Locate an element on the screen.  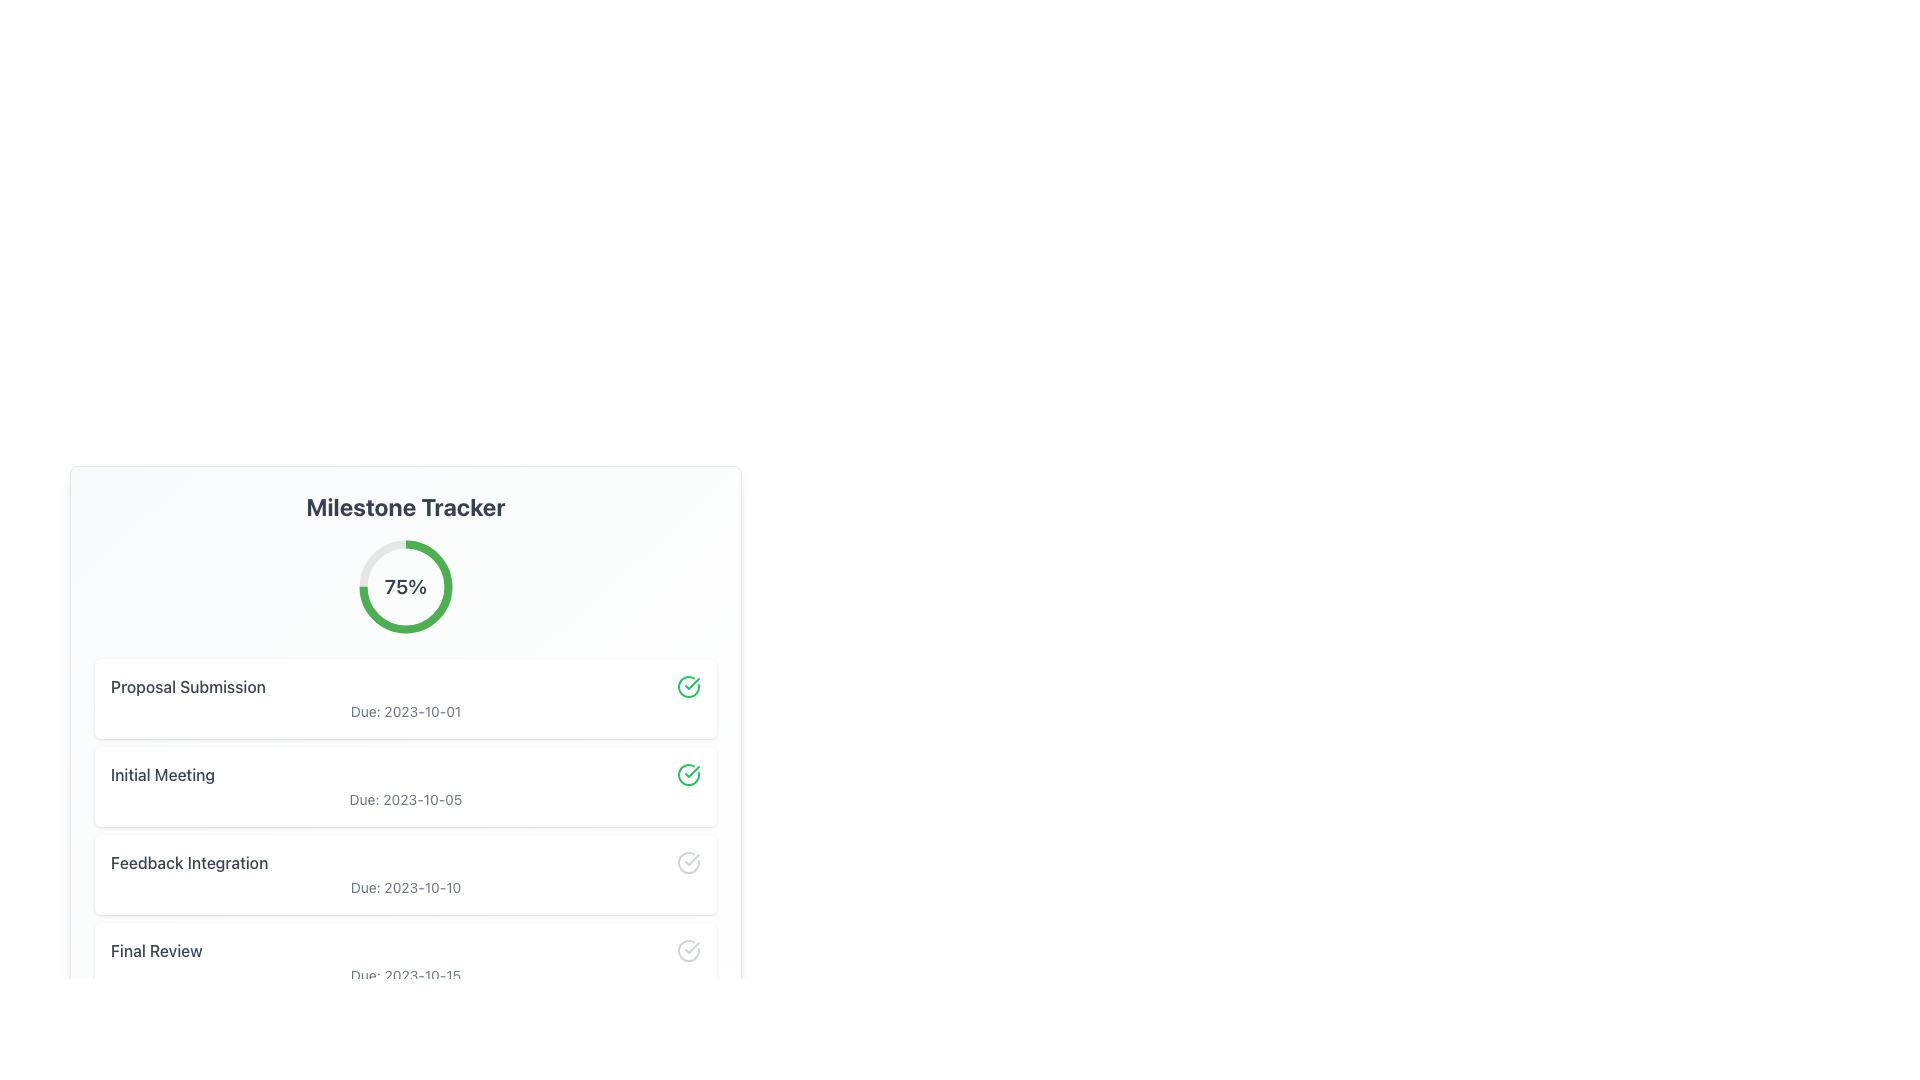
the second milestone entry in the 'Milestone Tracker' section, which displays the milestone's name and due date, located between 'Proposal Submission' and 'Feedback Integration' is located at coordinates (405, 830).